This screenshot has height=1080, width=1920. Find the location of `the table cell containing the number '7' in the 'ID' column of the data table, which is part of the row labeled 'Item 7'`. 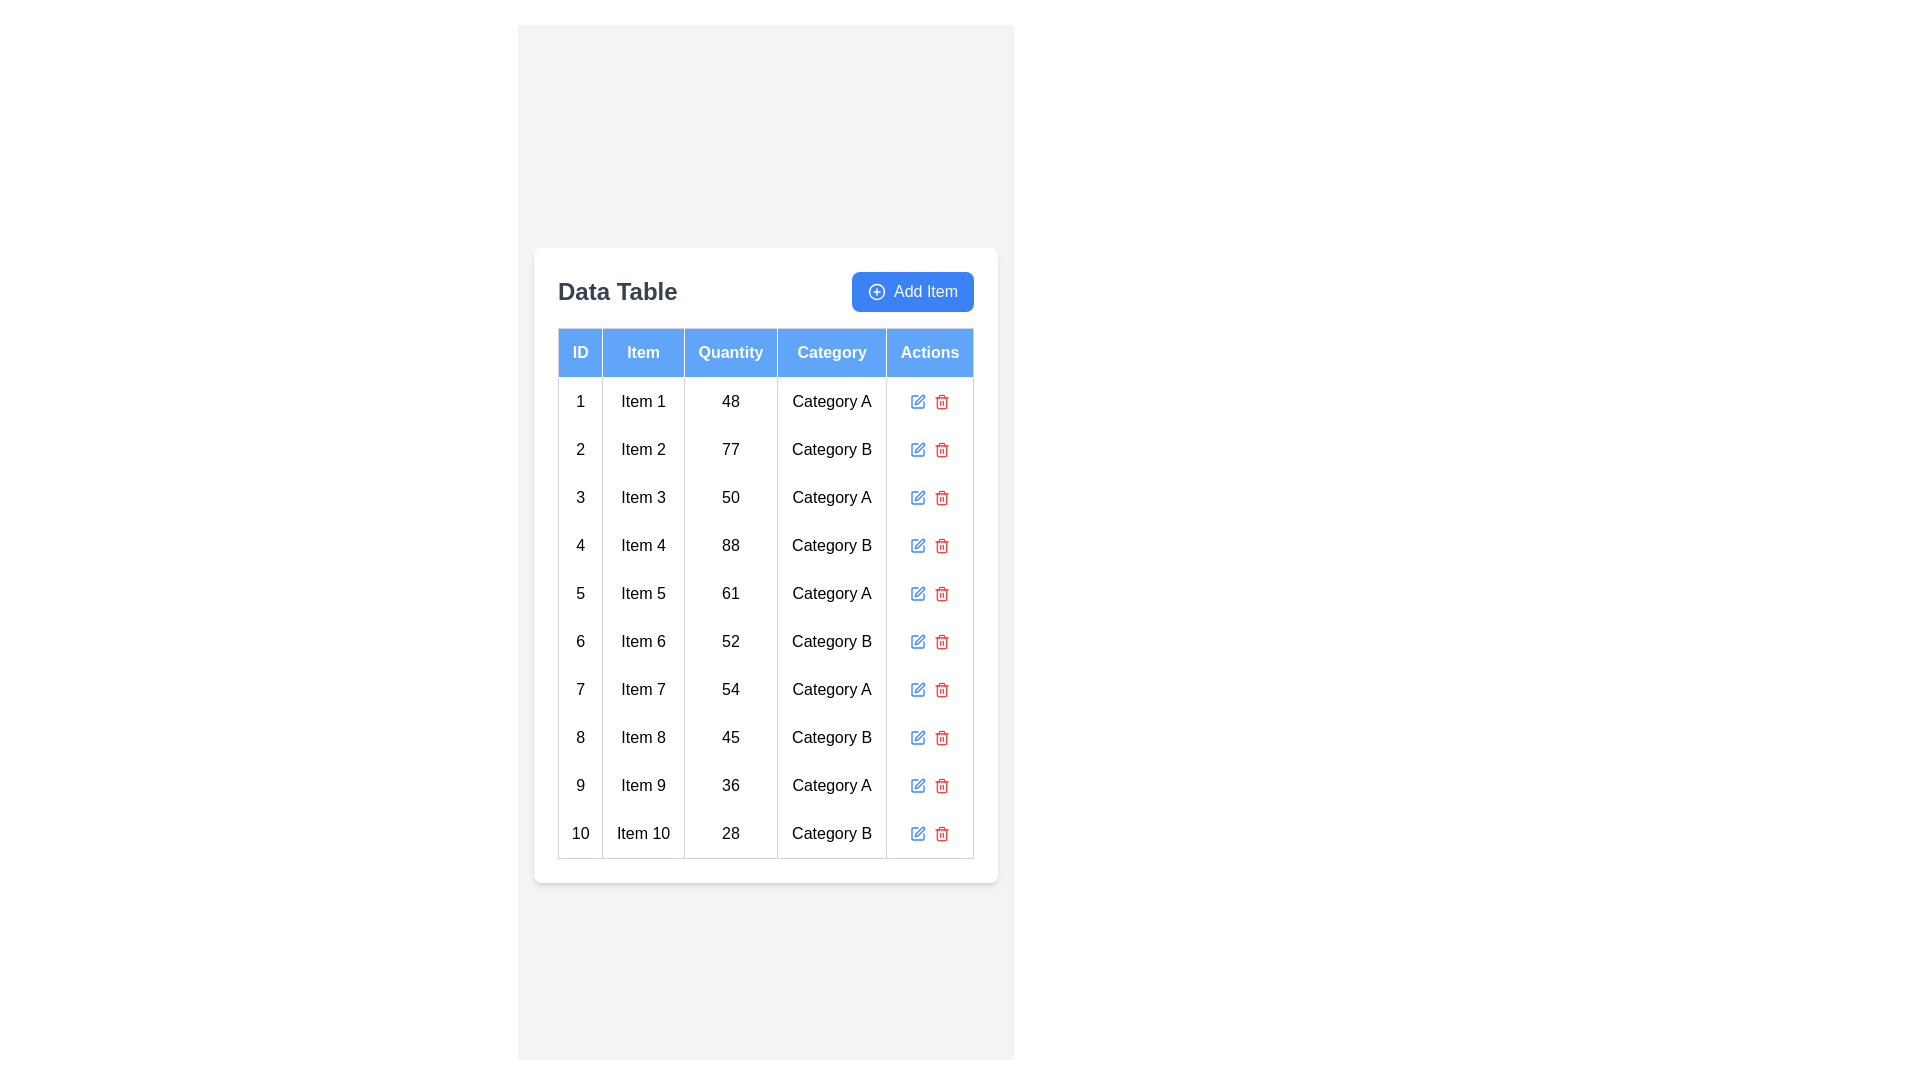

the table cell containing the number '7' in the 'ID' column of the data table, which is part of the row labeled 'Item 7' is located at coordinates (579, 688).